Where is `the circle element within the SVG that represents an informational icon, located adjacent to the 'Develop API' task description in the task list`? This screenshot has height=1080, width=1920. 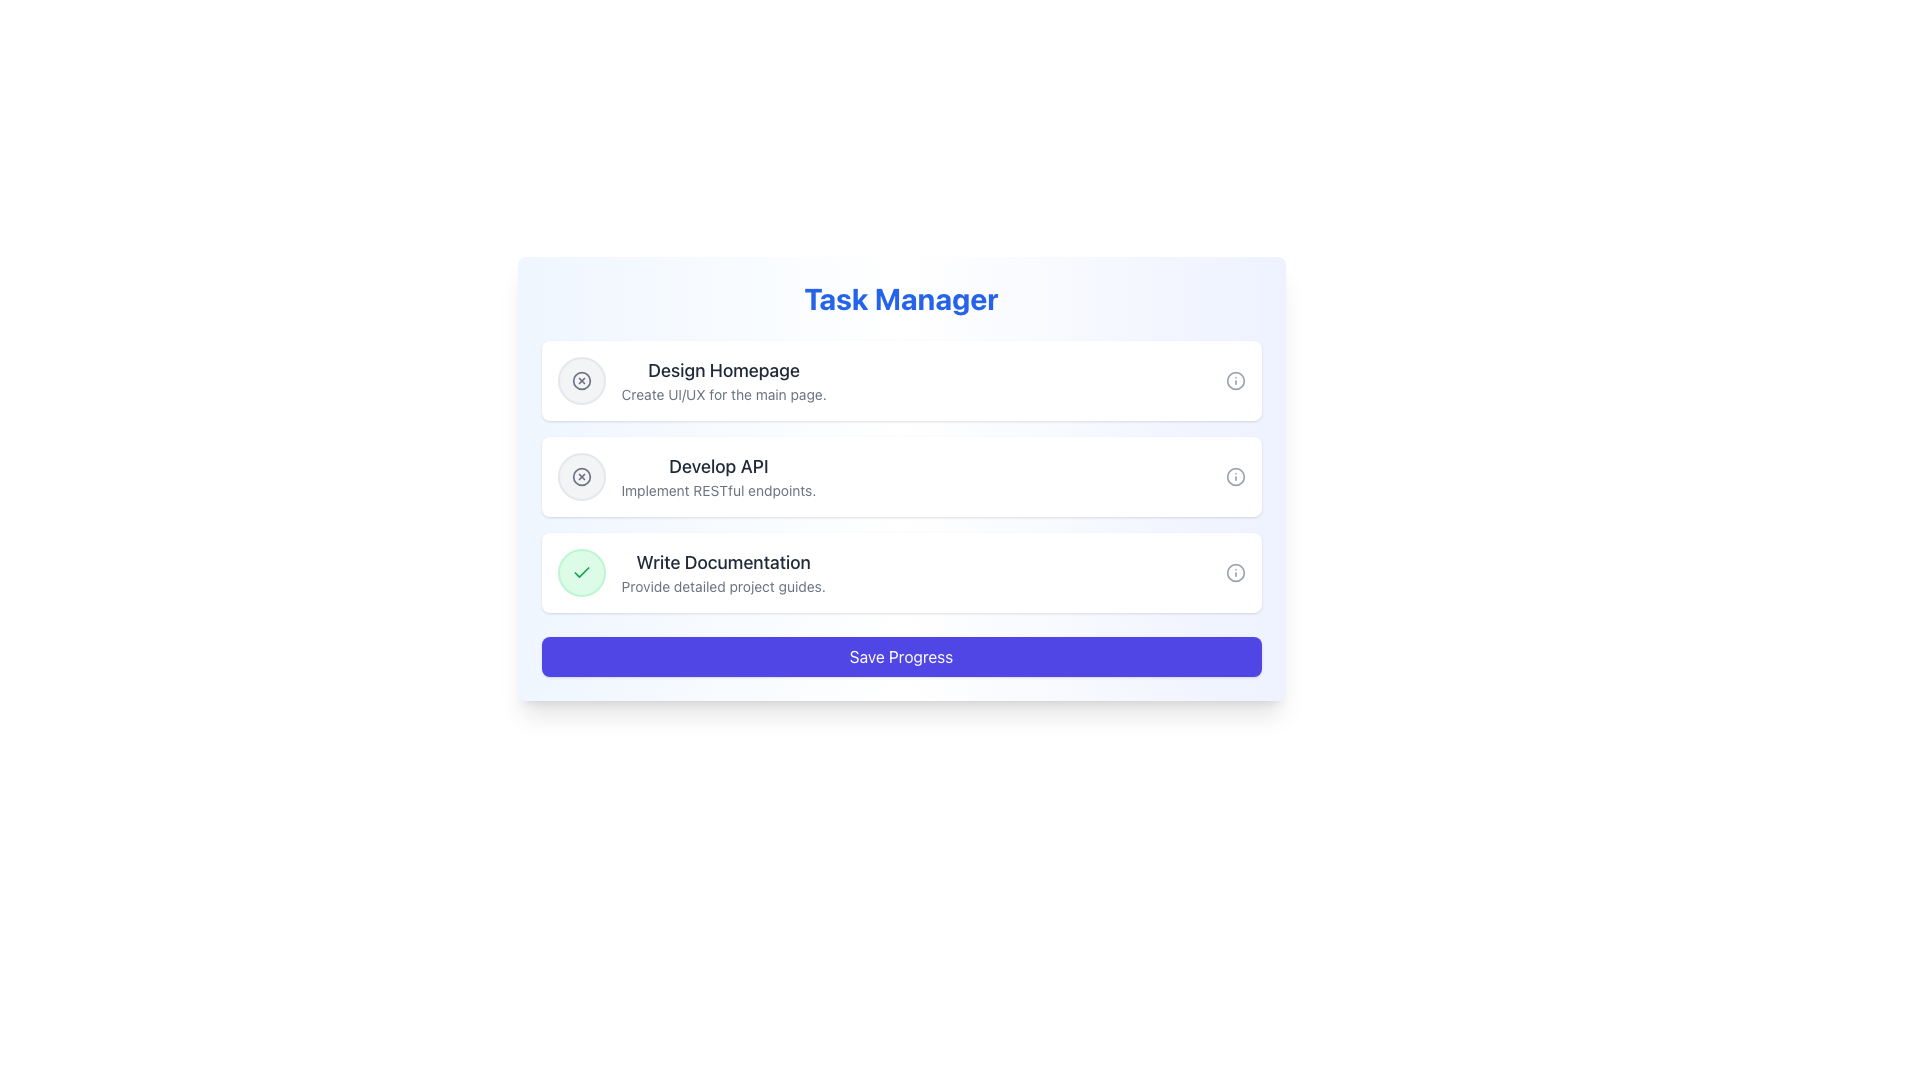
the circle element within the SVG that represents an informational icon, located adjacent to the 'Develop API' task description in the task list is located at coordinates (1234, 477).